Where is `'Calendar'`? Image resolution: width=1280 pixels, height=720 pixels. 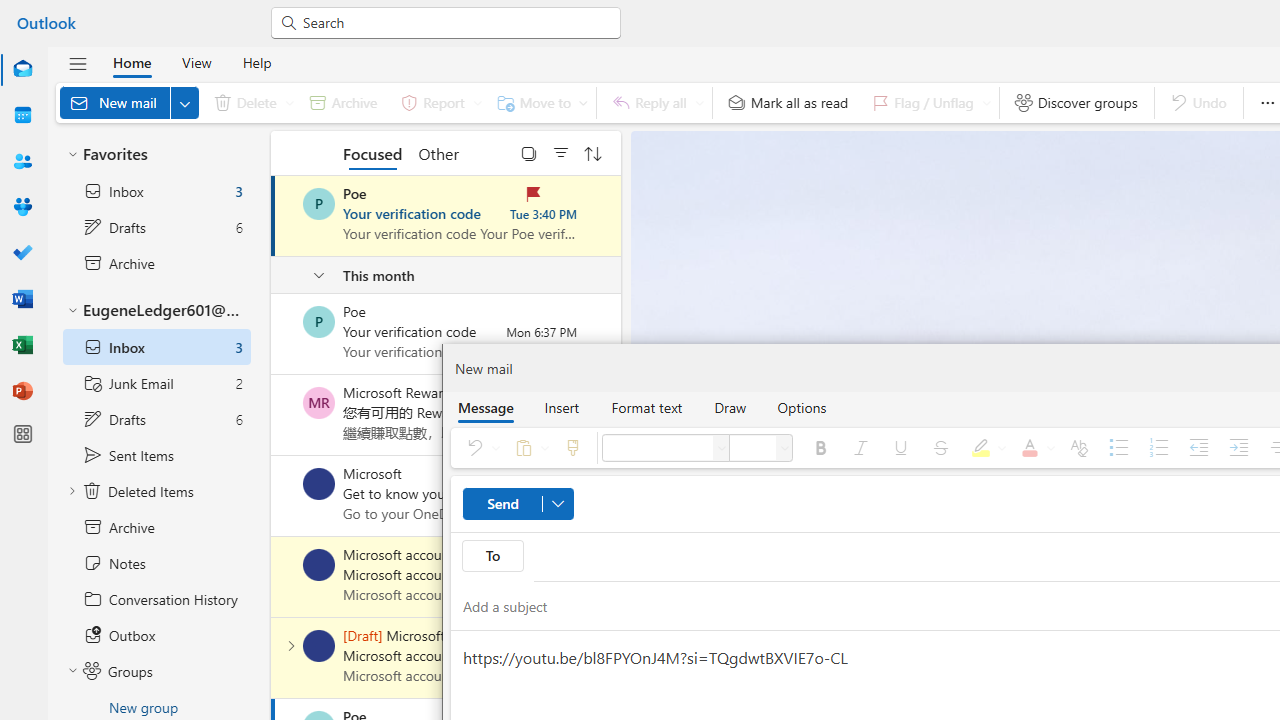
'Calendar' is located at coordinates (23, 115).